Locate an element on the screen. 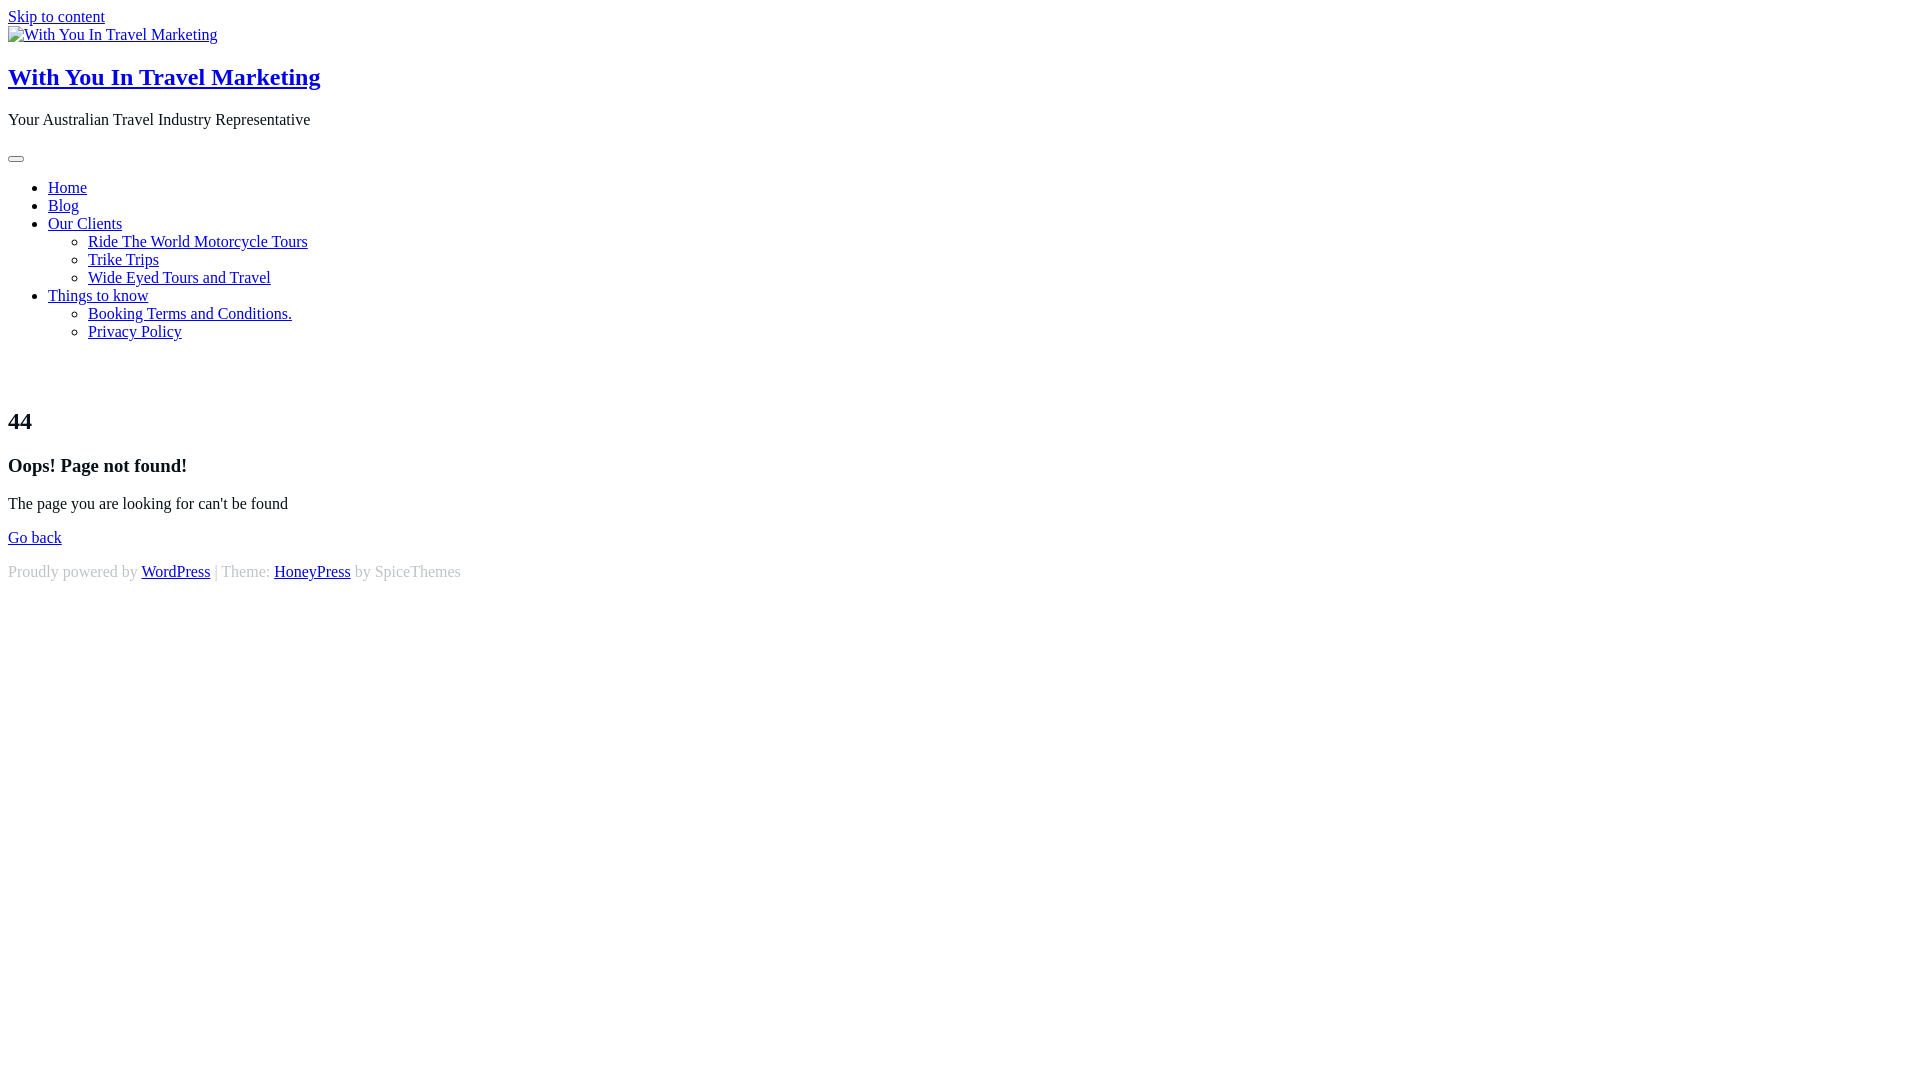 This screenshot has width=1920, height=1080. 'Wide Eyed Tours and Travel' is located at coordinates (179, 277).